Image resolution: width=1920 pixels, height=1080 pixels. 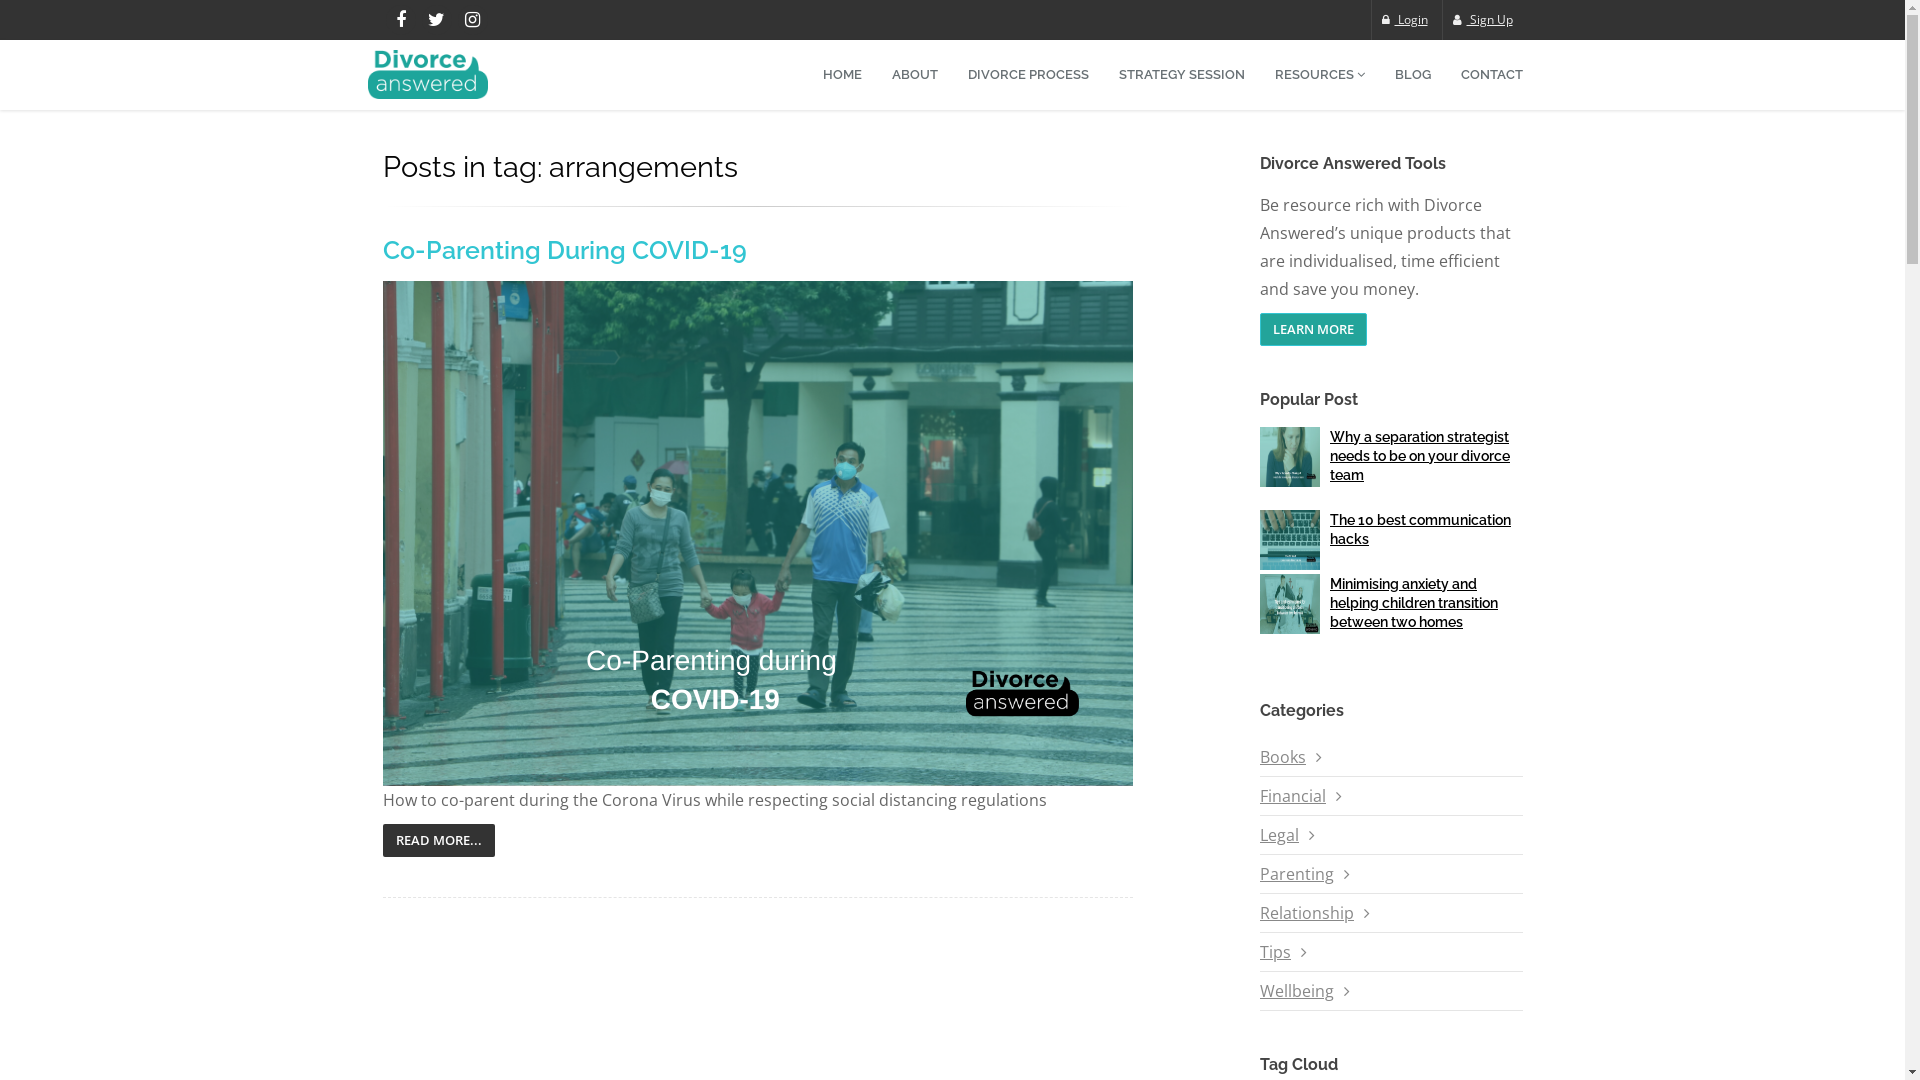 What do you see at coordinates (875, 73) in the screenshot?
I see `'ABOUT'` at bounding box center [875, 73].